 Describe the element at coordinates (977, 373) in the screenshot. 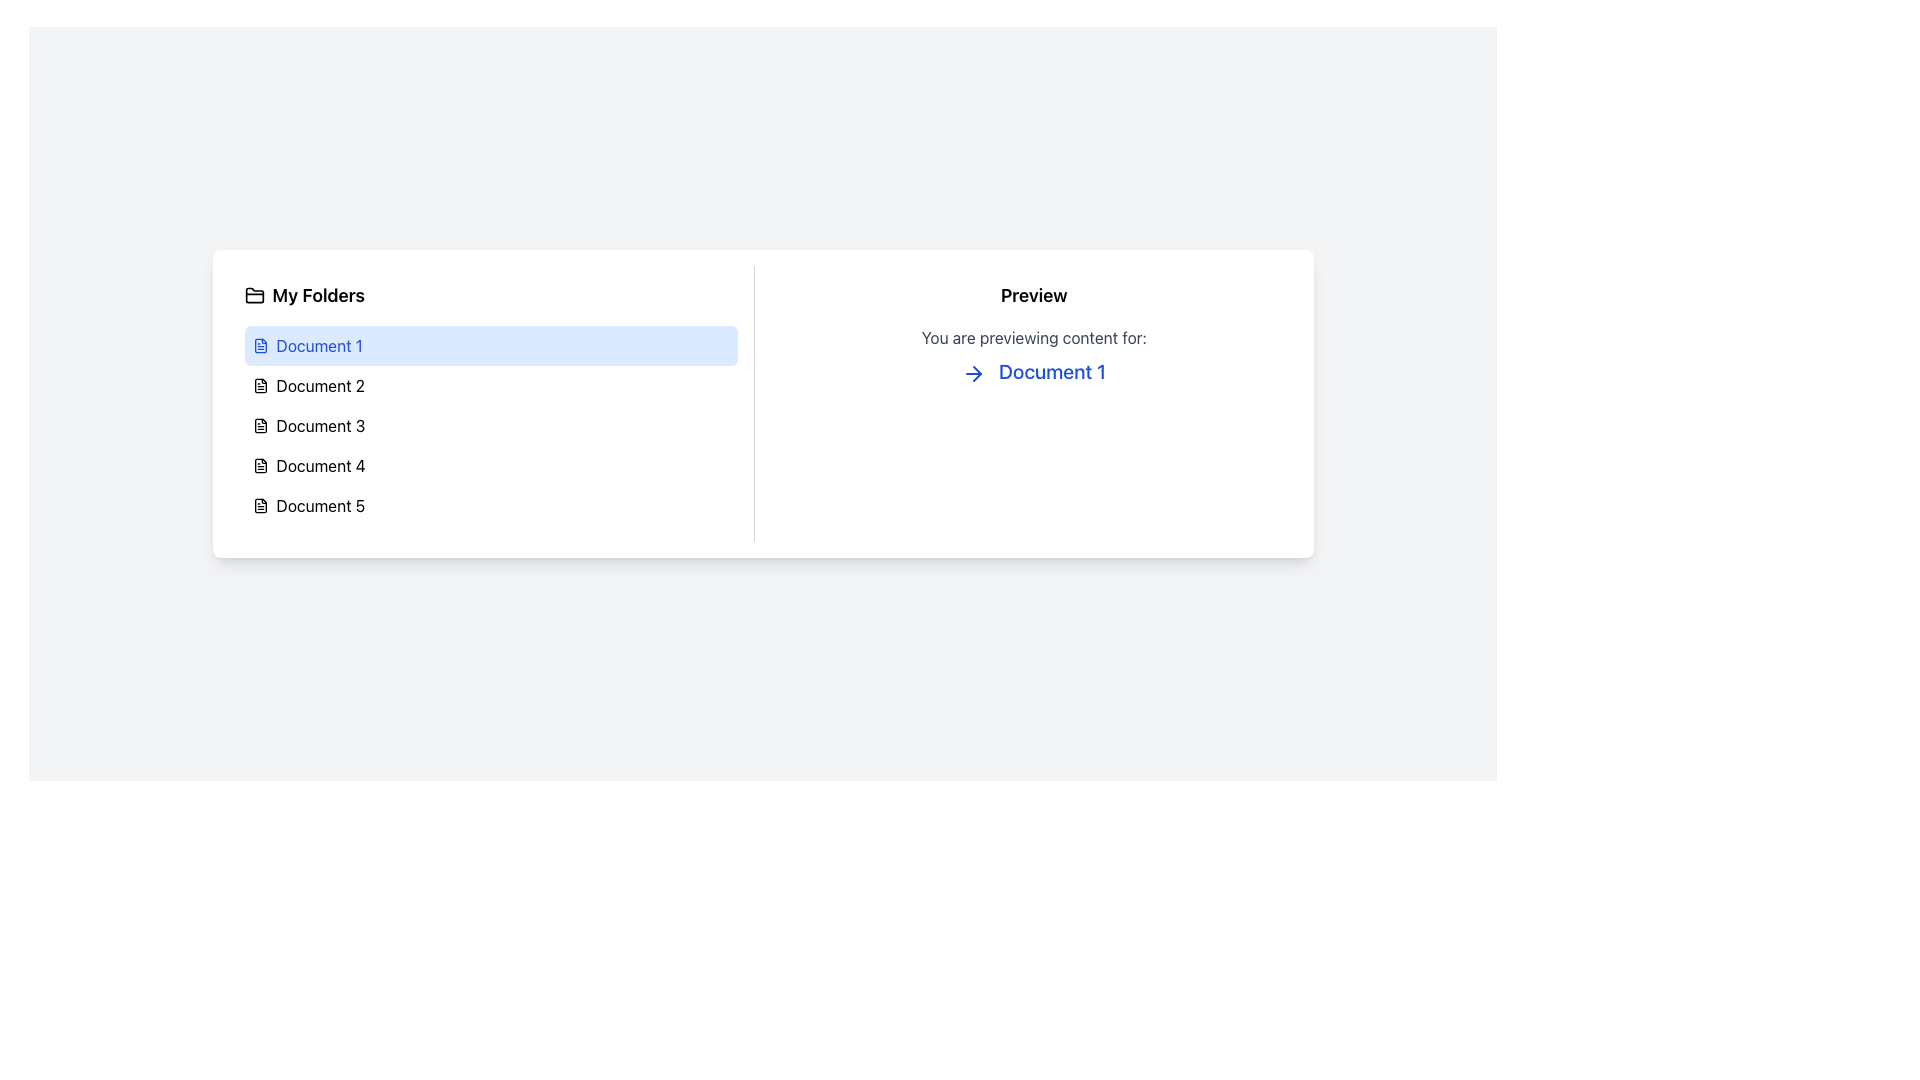

I see `the small right-pointing arrow icon located to the left of the text 'Document 1' in the 'Preview' section of the interface` at that location.